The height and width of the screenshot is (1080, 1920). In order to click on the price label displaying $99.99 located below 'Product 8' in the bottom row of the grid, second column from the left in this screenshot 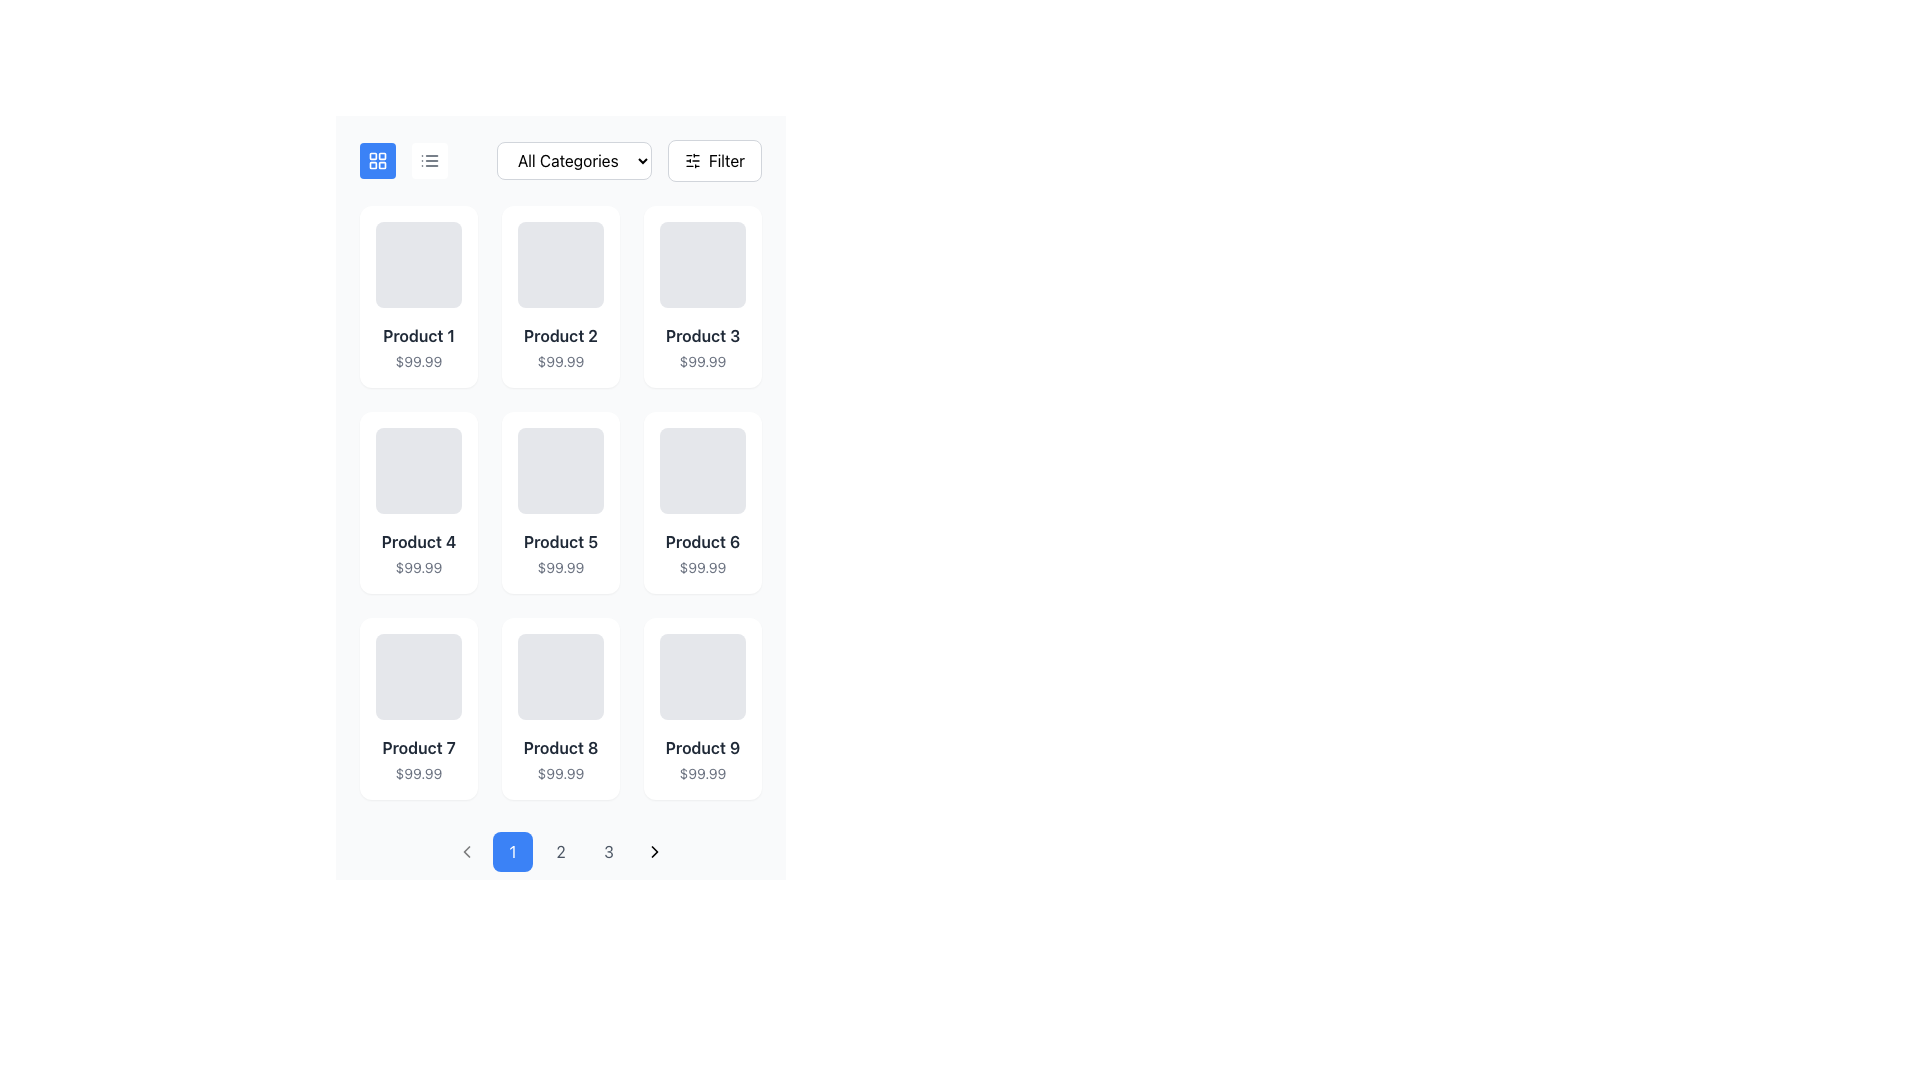, I will do `click(560, 773)`.